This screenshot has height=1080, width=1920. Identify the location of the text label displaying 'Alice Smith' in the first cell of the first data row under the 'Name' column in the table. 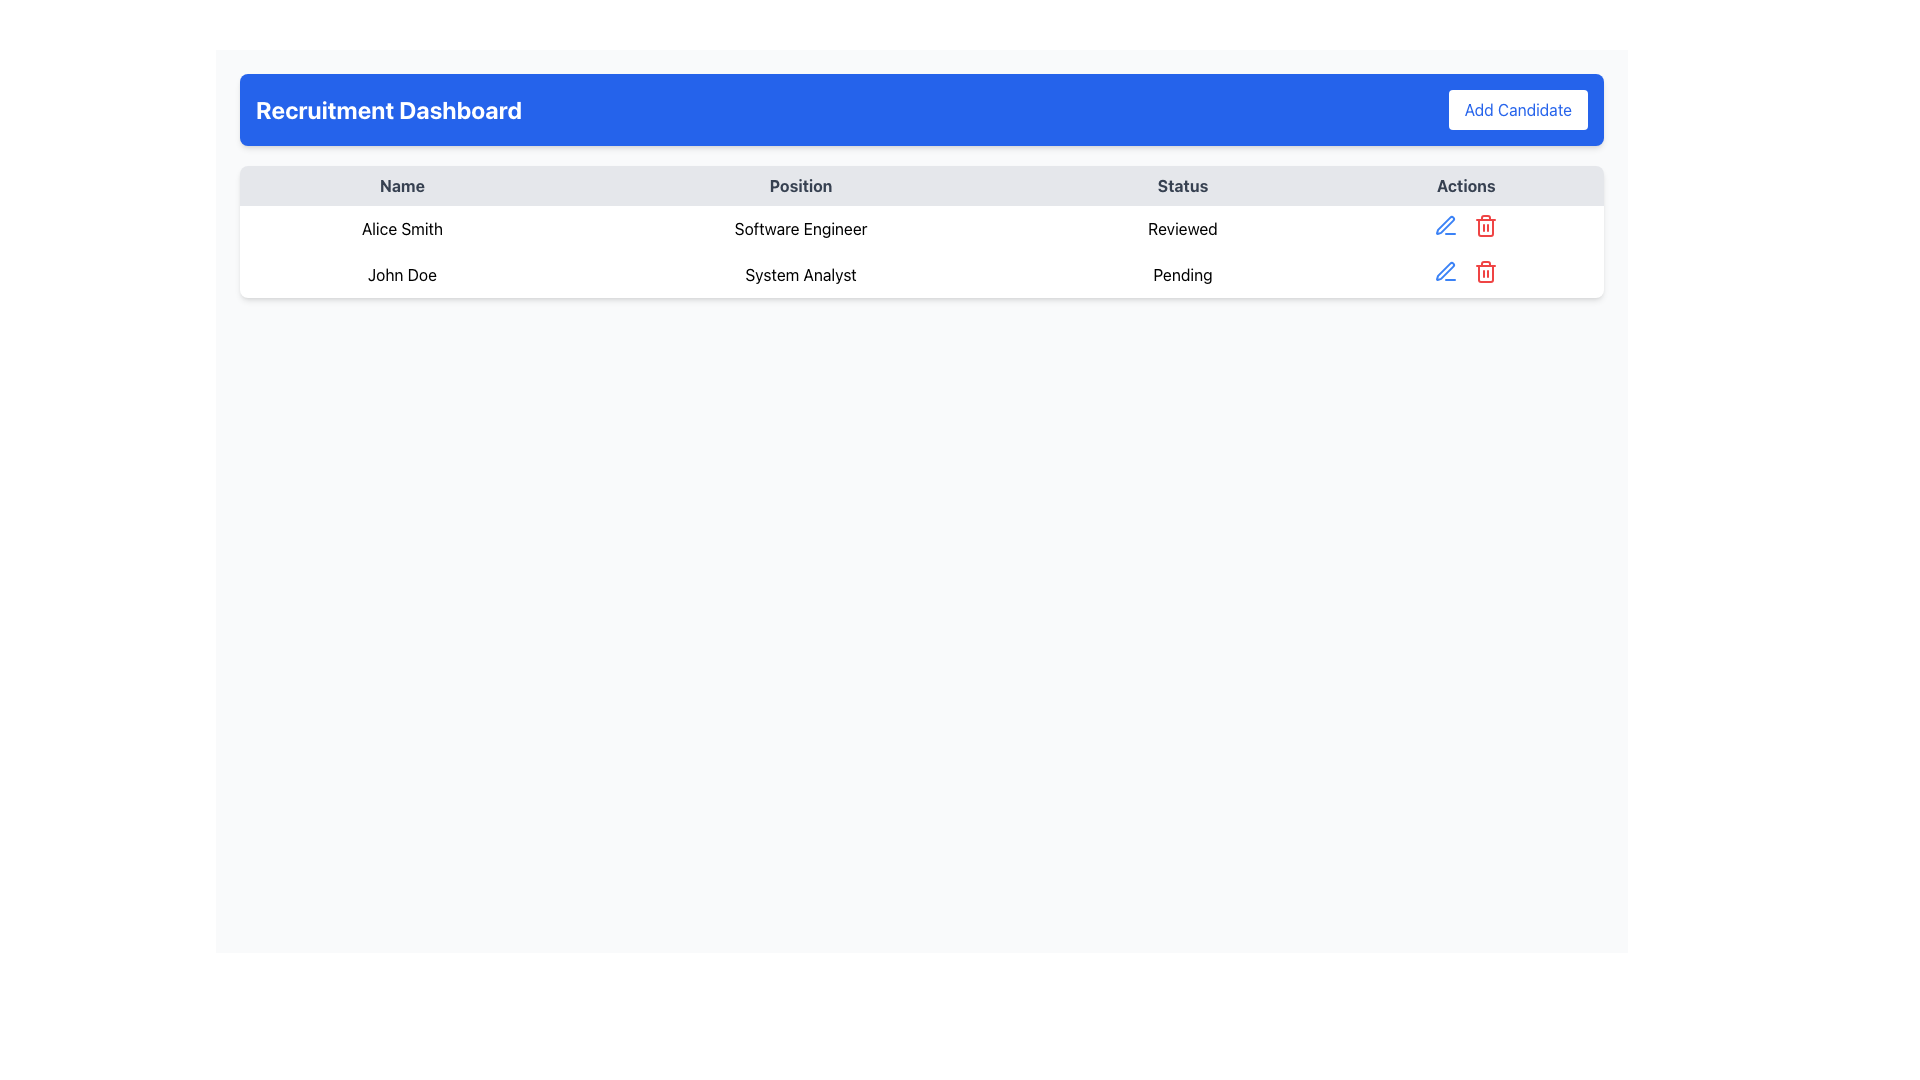
(401, 227).